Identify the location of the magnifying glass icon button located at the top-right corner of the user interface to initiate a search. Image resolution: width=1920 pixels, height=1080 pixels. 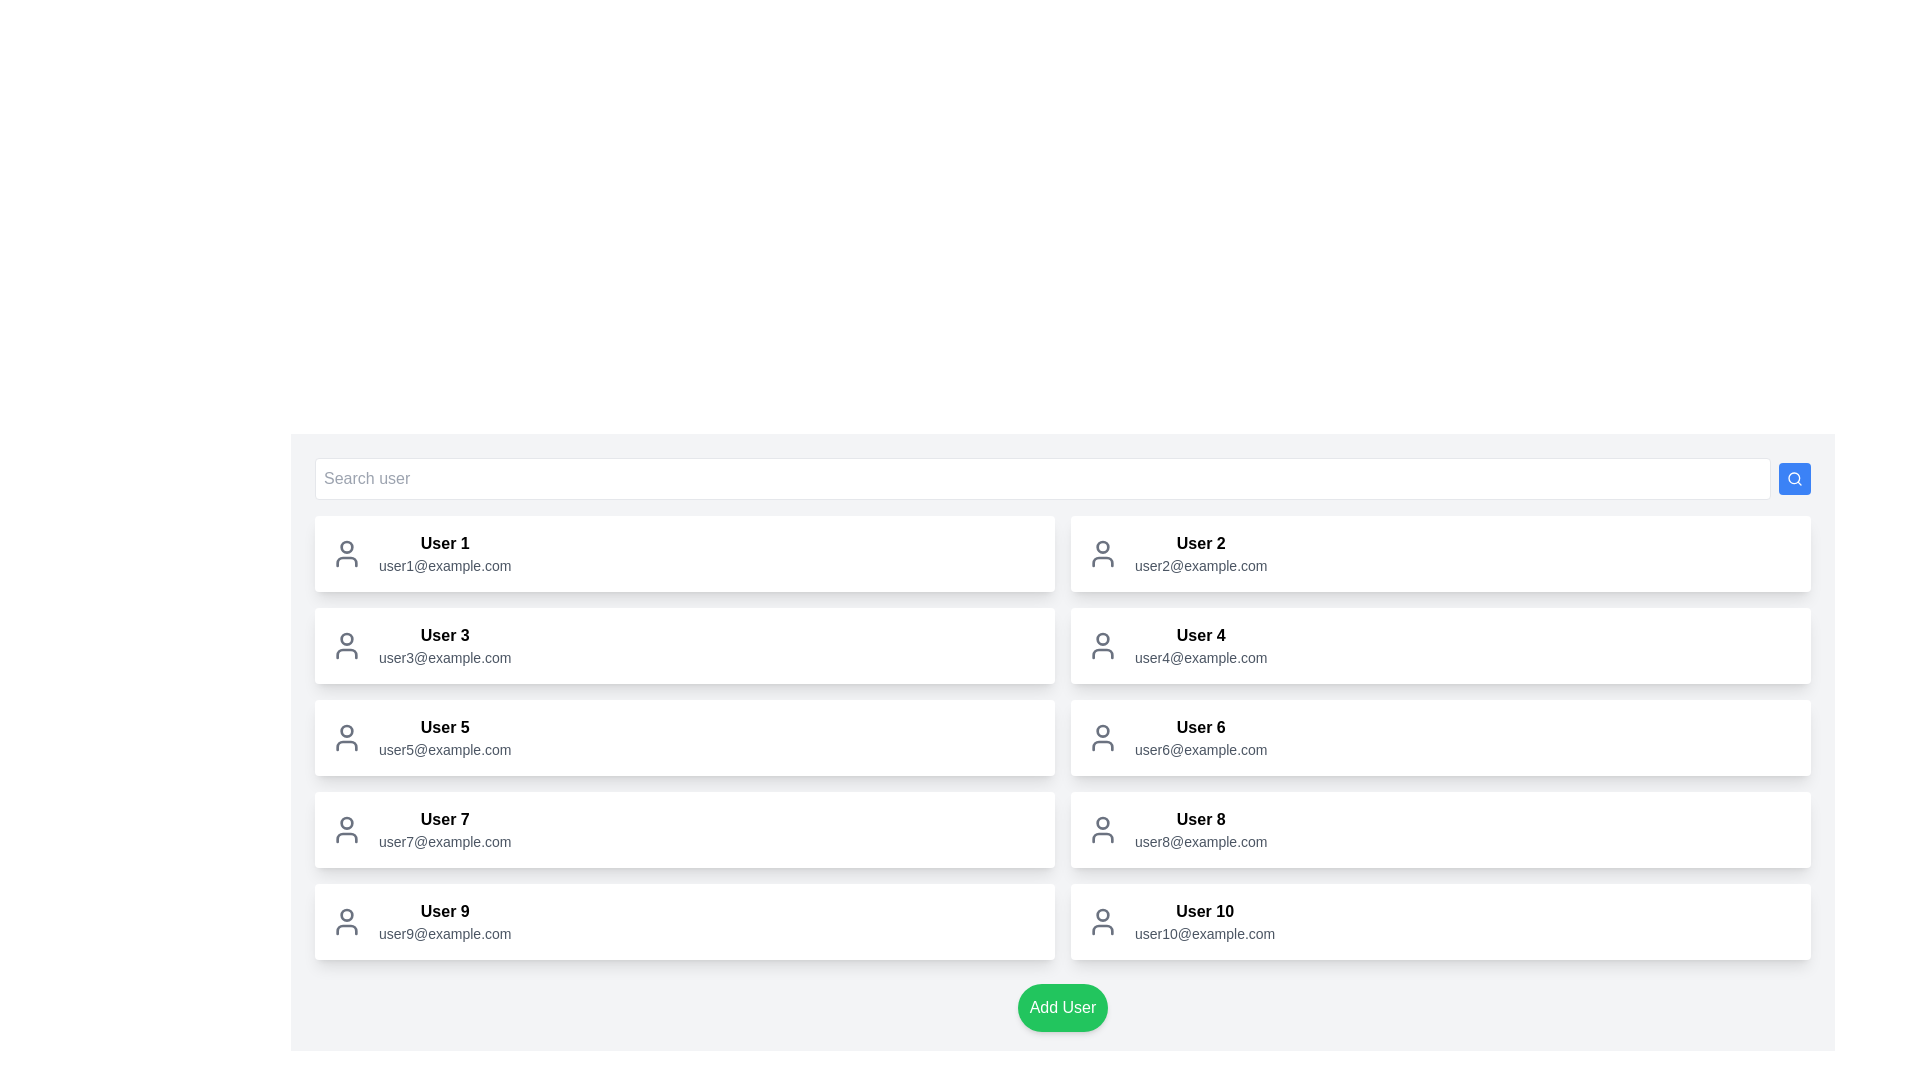
(1795, 478).